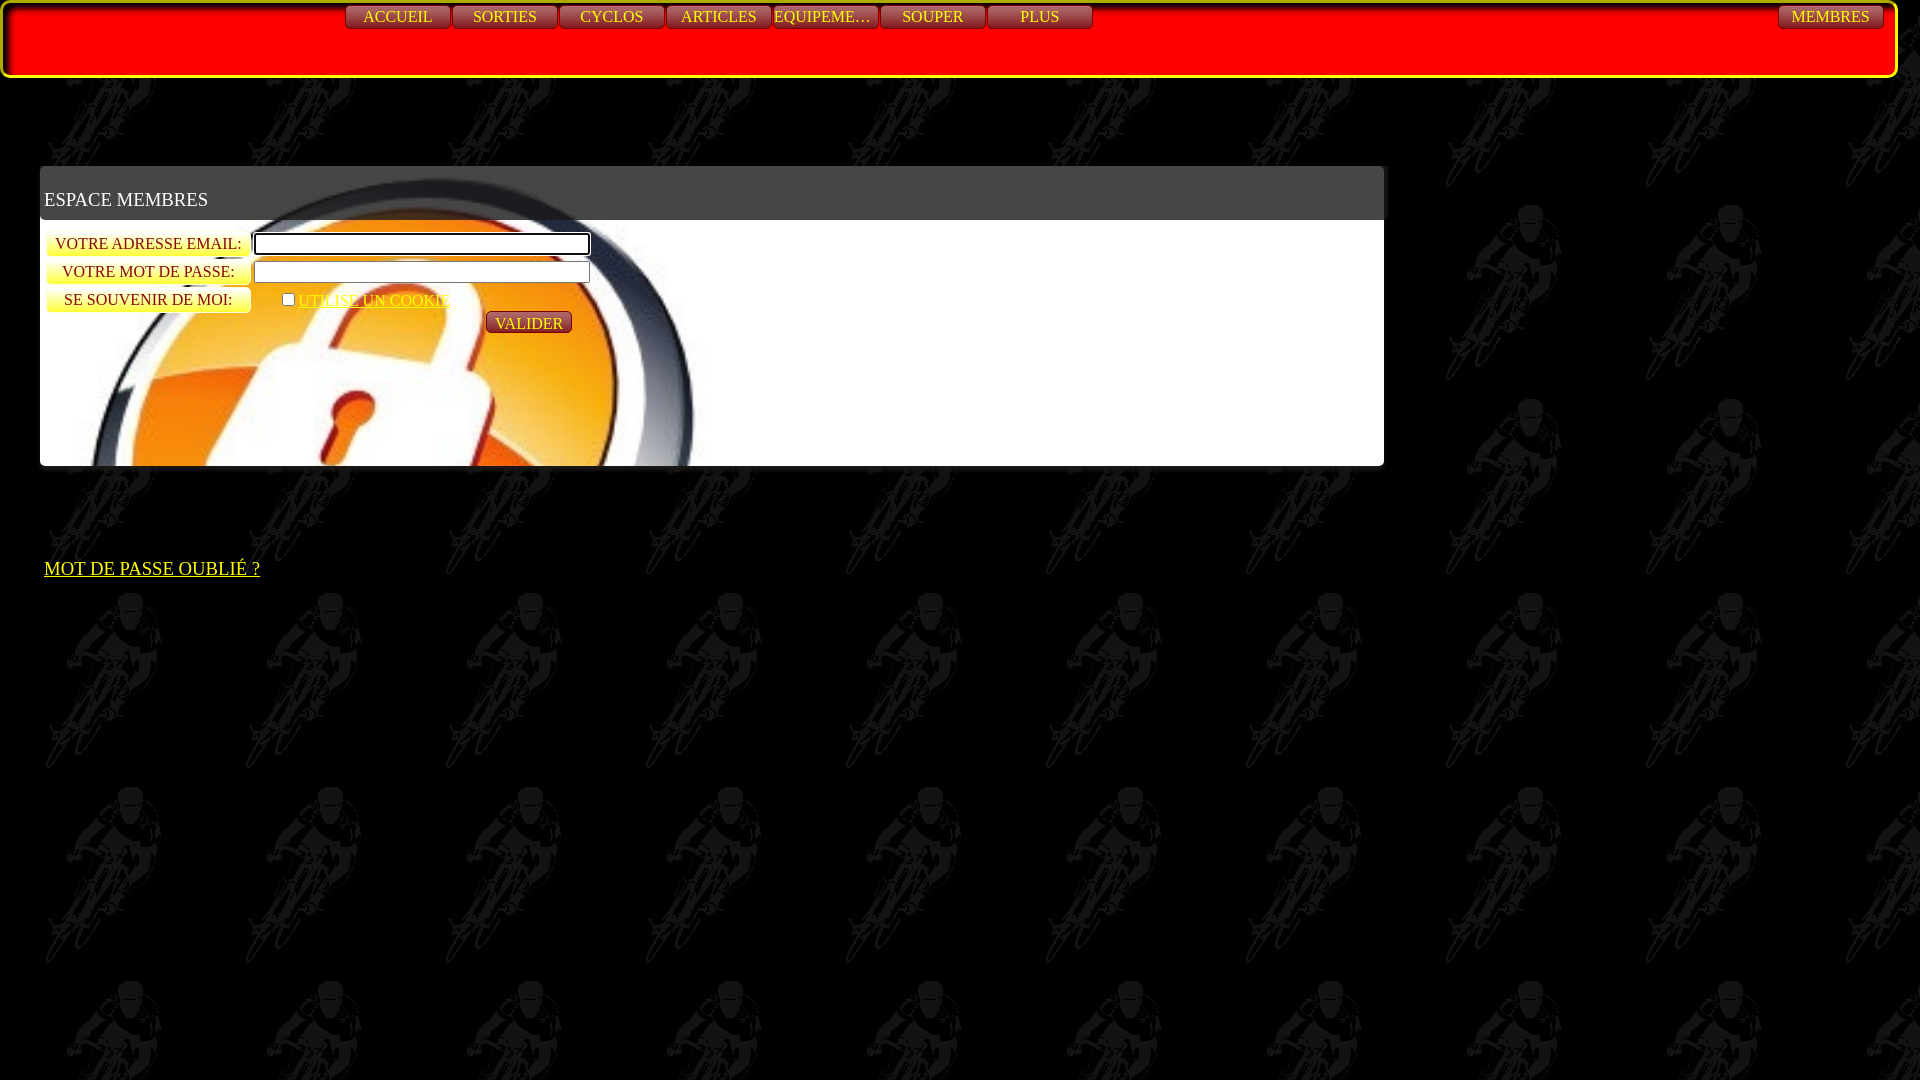 This screenshot has width=1920, height=1080. Describe the element at coordinates (931, 16) in the screenshot. I see `'SOUPER'` at that location.